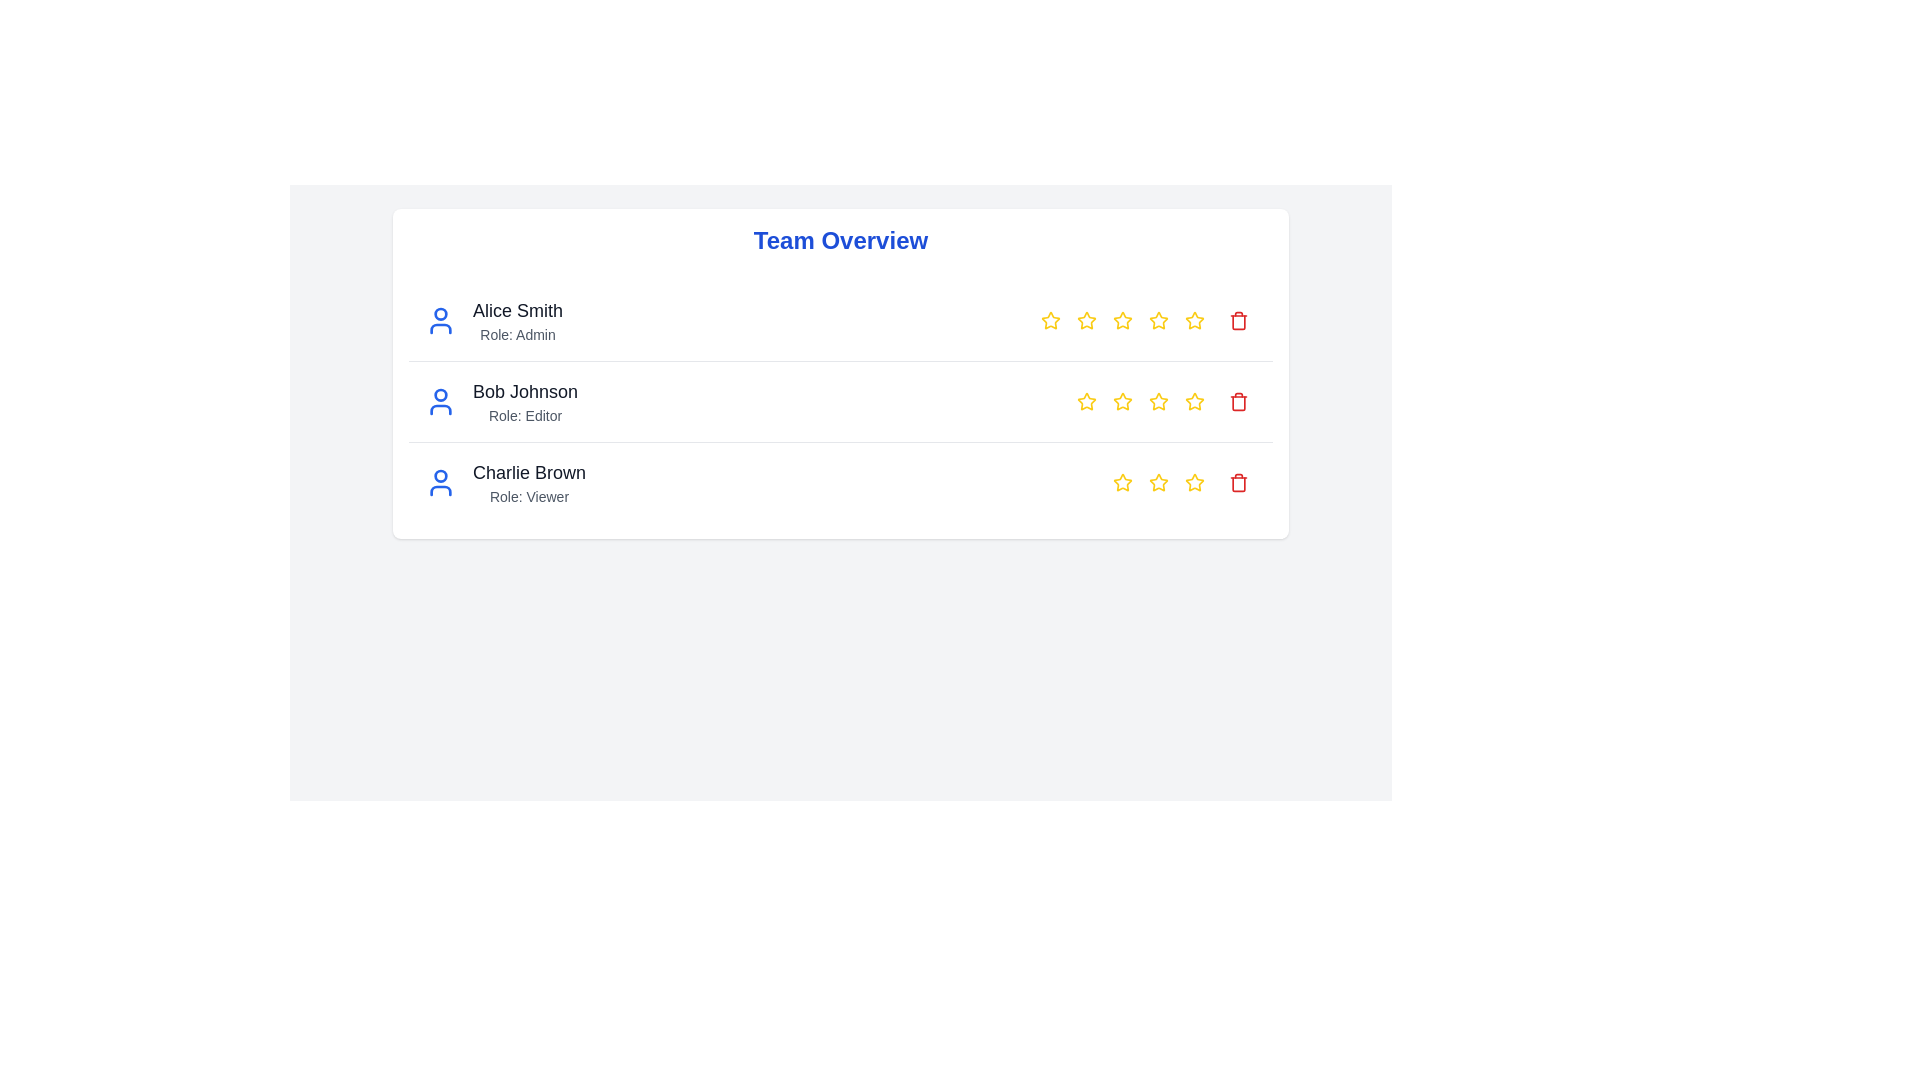 This screenshot has height=1080, width=1920. Describe the element at coordinates (840, 239) in the screenshot. I see `the text header element displaying 'Team Overview' in bold blue color, positioned at the top of the user information card` at that location.